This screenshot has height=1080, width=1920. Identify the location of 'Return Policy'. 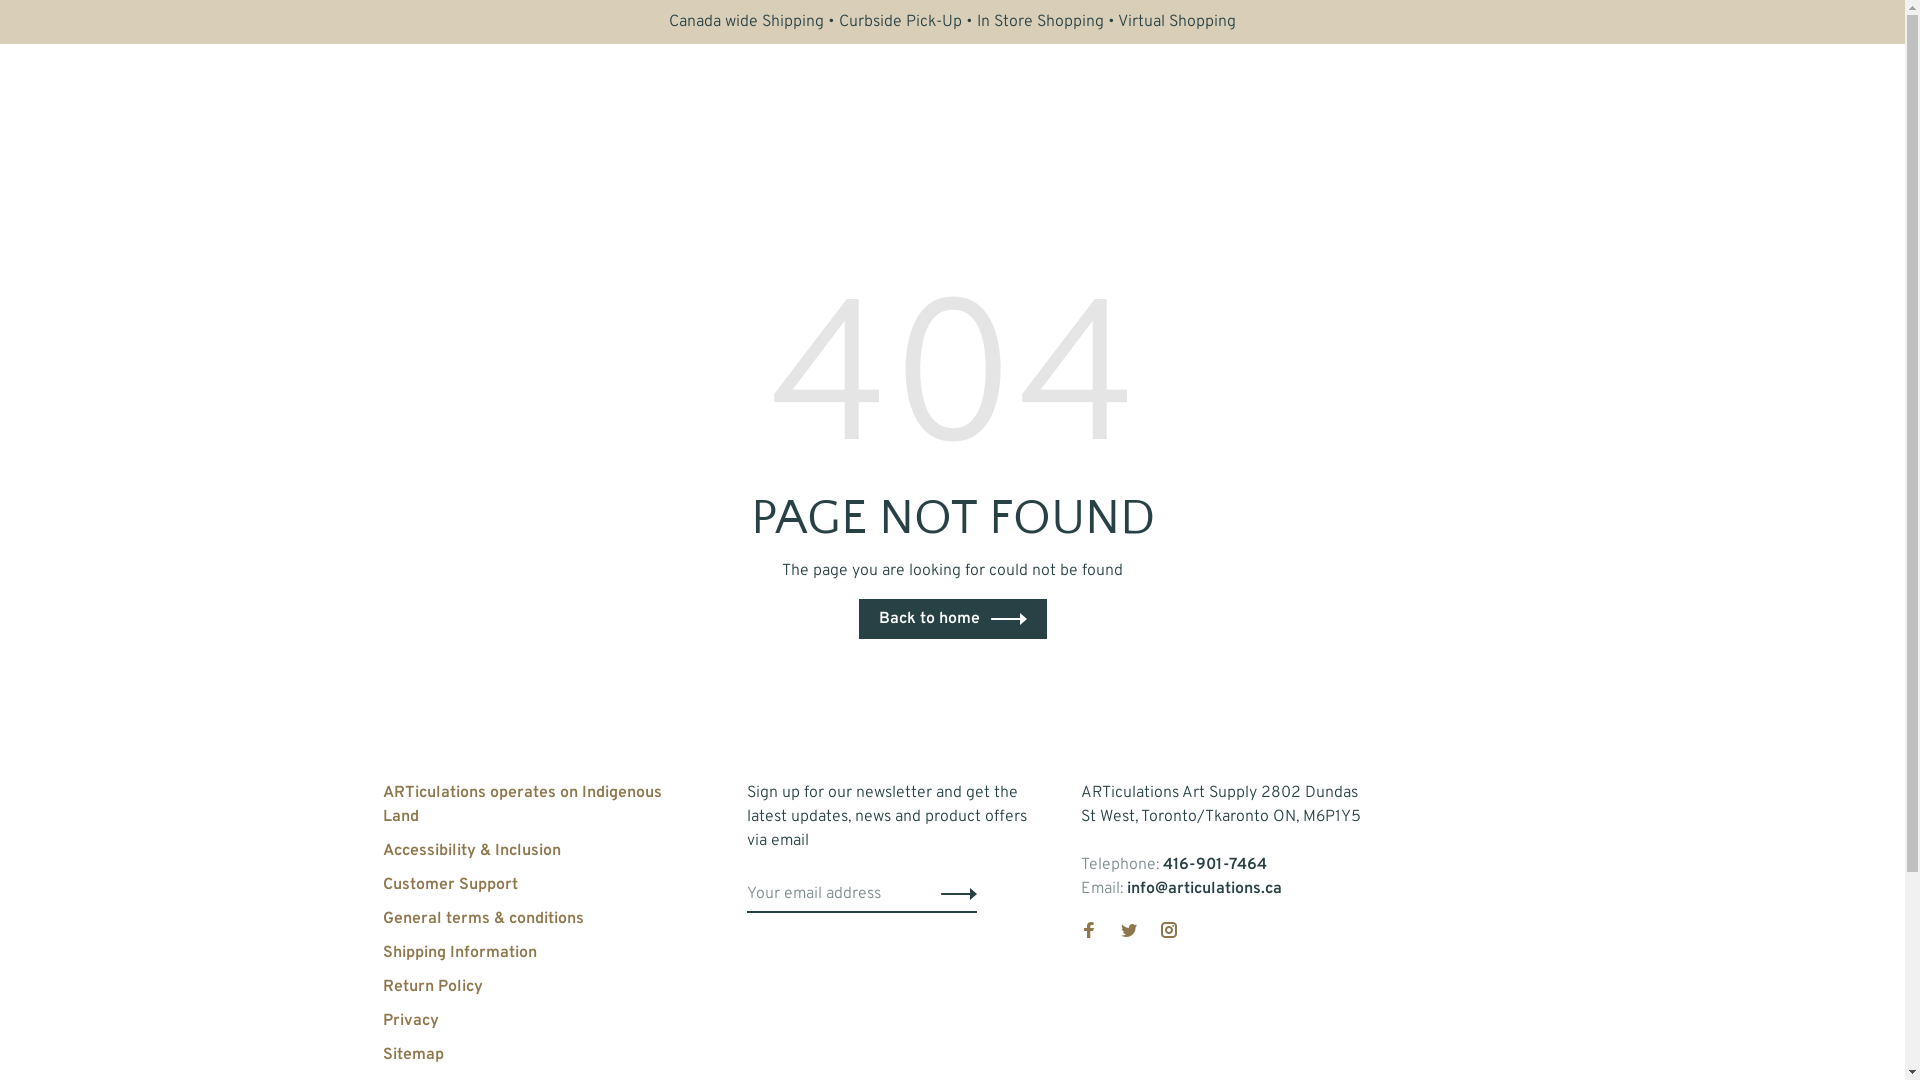
(431, 986).